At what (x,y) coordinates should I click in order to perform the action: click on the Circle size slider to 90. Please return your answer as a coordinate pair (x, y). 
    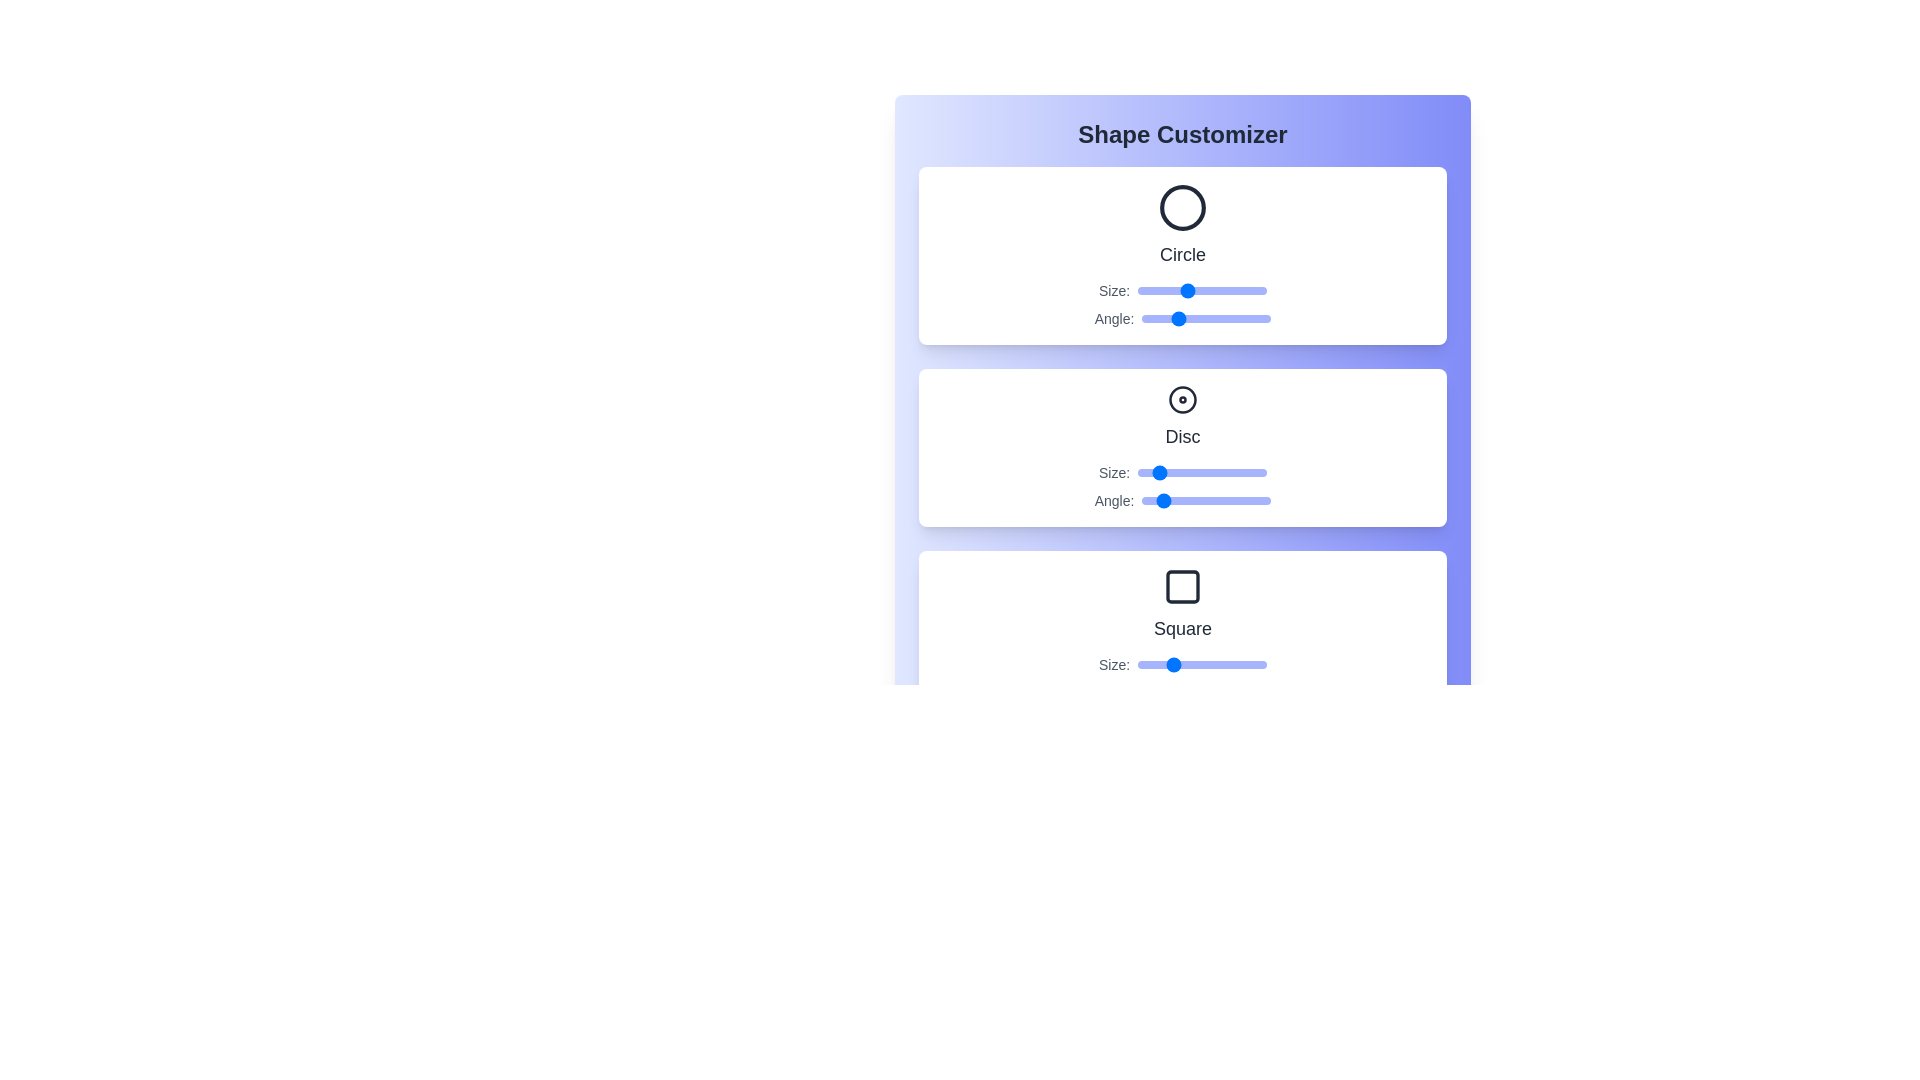
    Looking at the image, I should click on (1249, 290).